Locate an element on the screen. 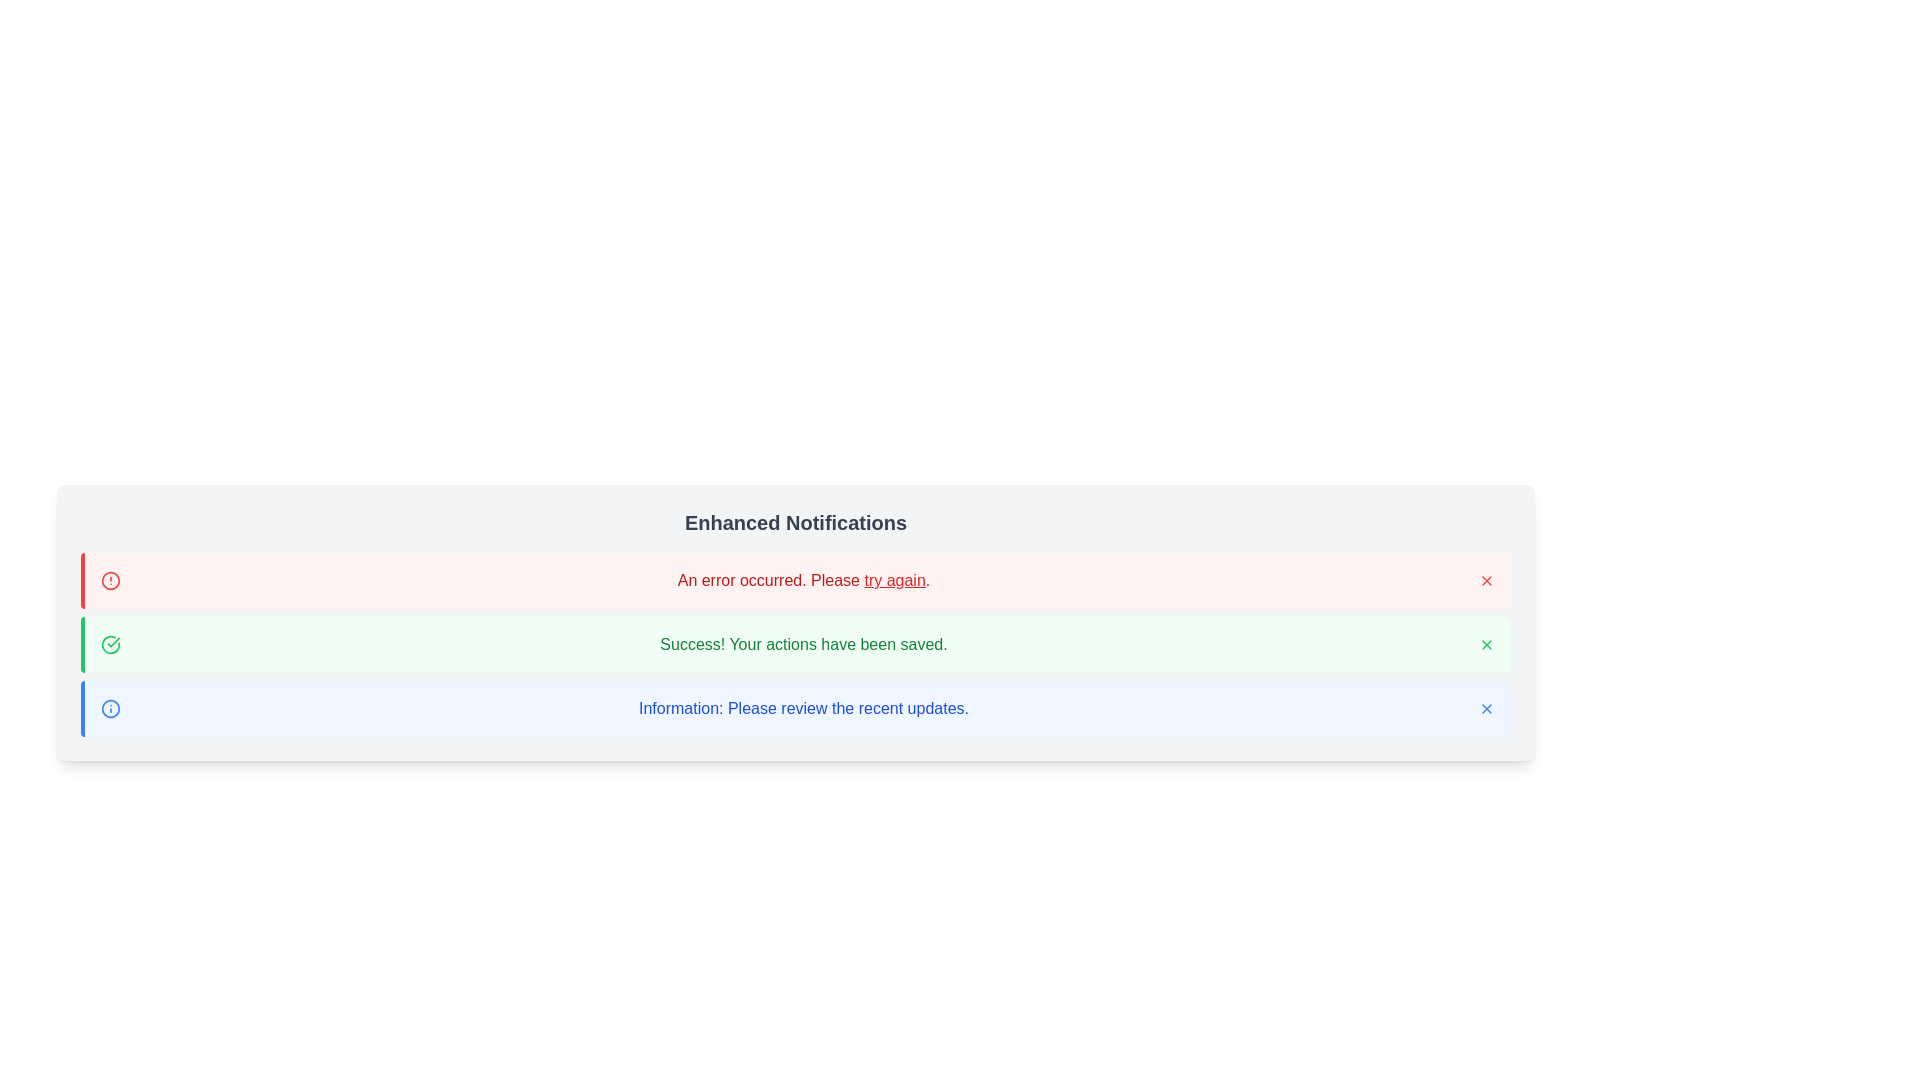  the red Close Button (Interactive Icon) located at the top-right corner of the notification box displaying the error message 'An error occurred. Please try again.' is located at coordinates (1487, 581).